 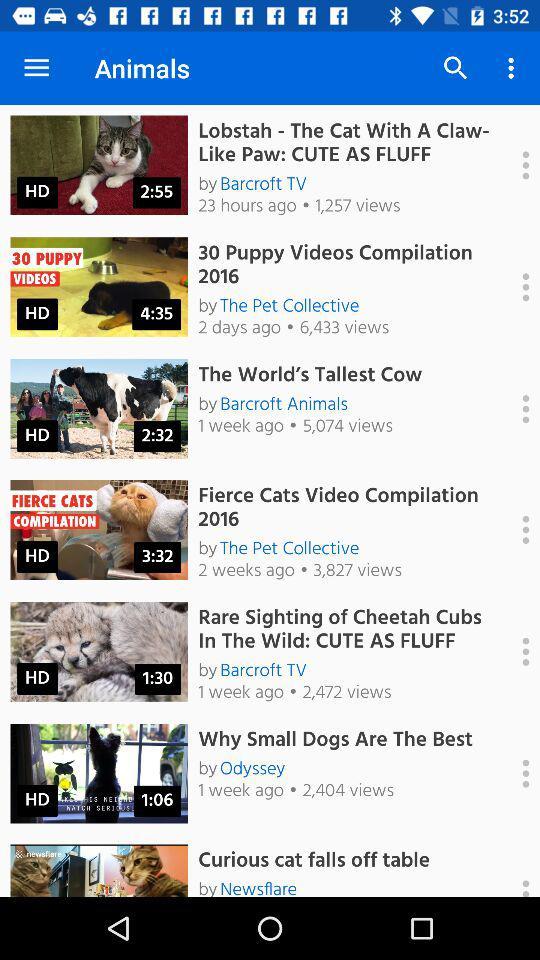 What do you see at coordinates (515, 408) in the screenshot?
I see `more options icon` at bounding box center [515, 408].